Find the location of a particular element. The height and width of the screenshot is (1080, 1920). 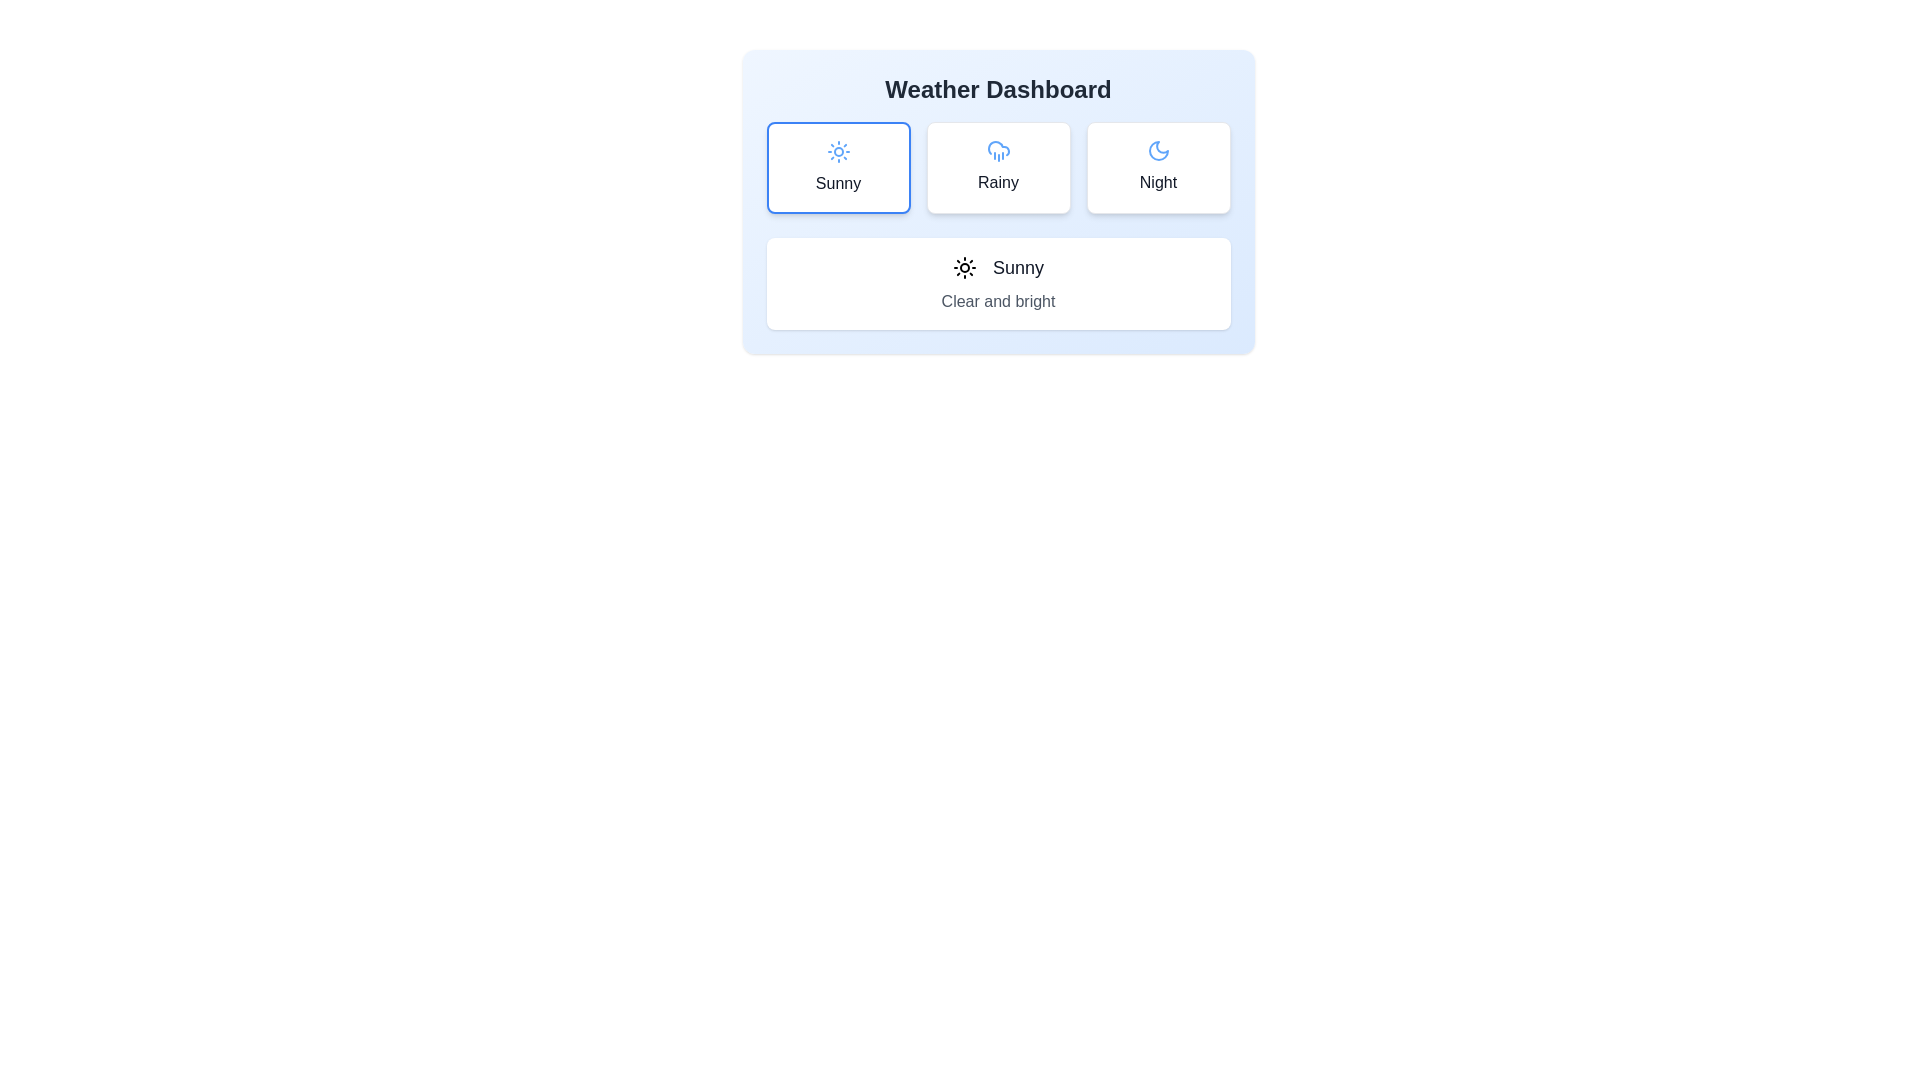

the 'Sunny' weather condition icon located in the left segment of the weather indicator section is located at coordinates (964, 266).